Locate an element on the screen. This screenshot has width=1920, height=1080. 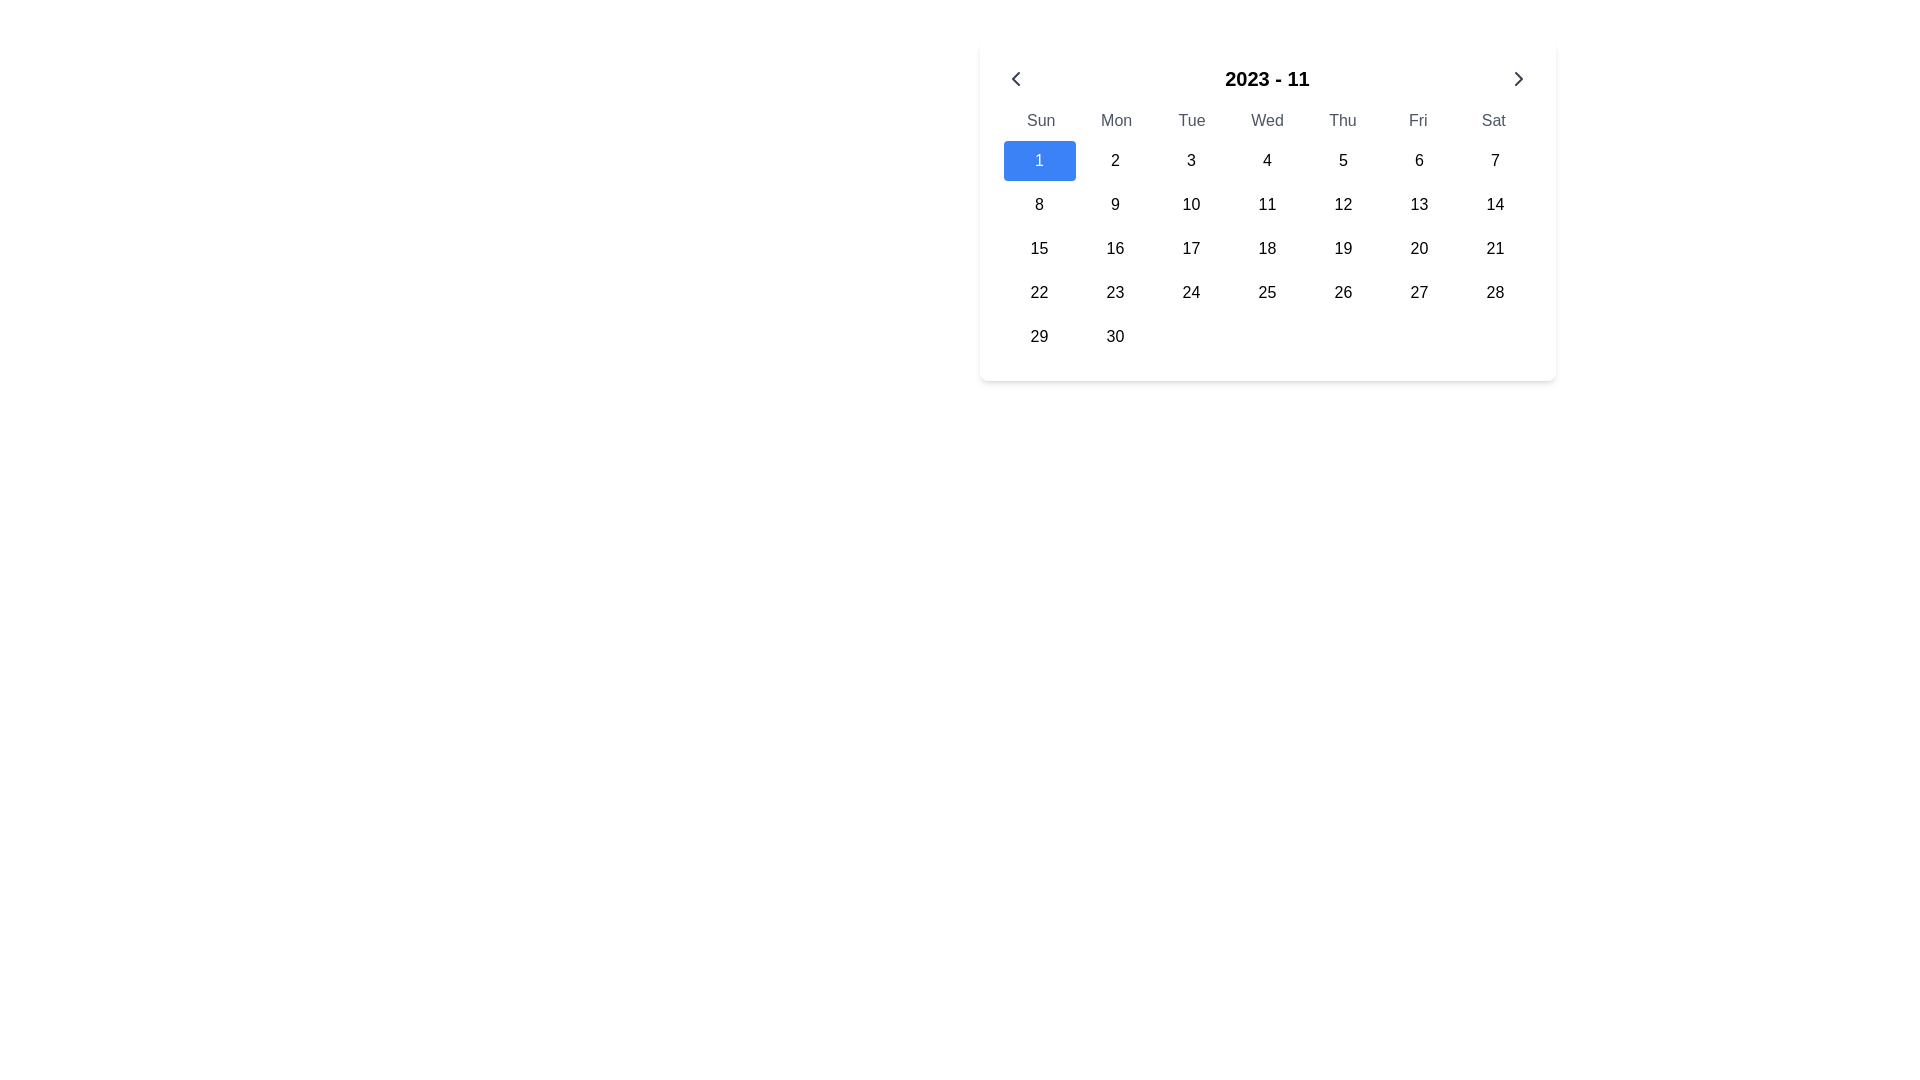
the rounded rectangular button labeled '8' in the calendar-like component to change its background color to light gray is located at coordinates (1039, 204).